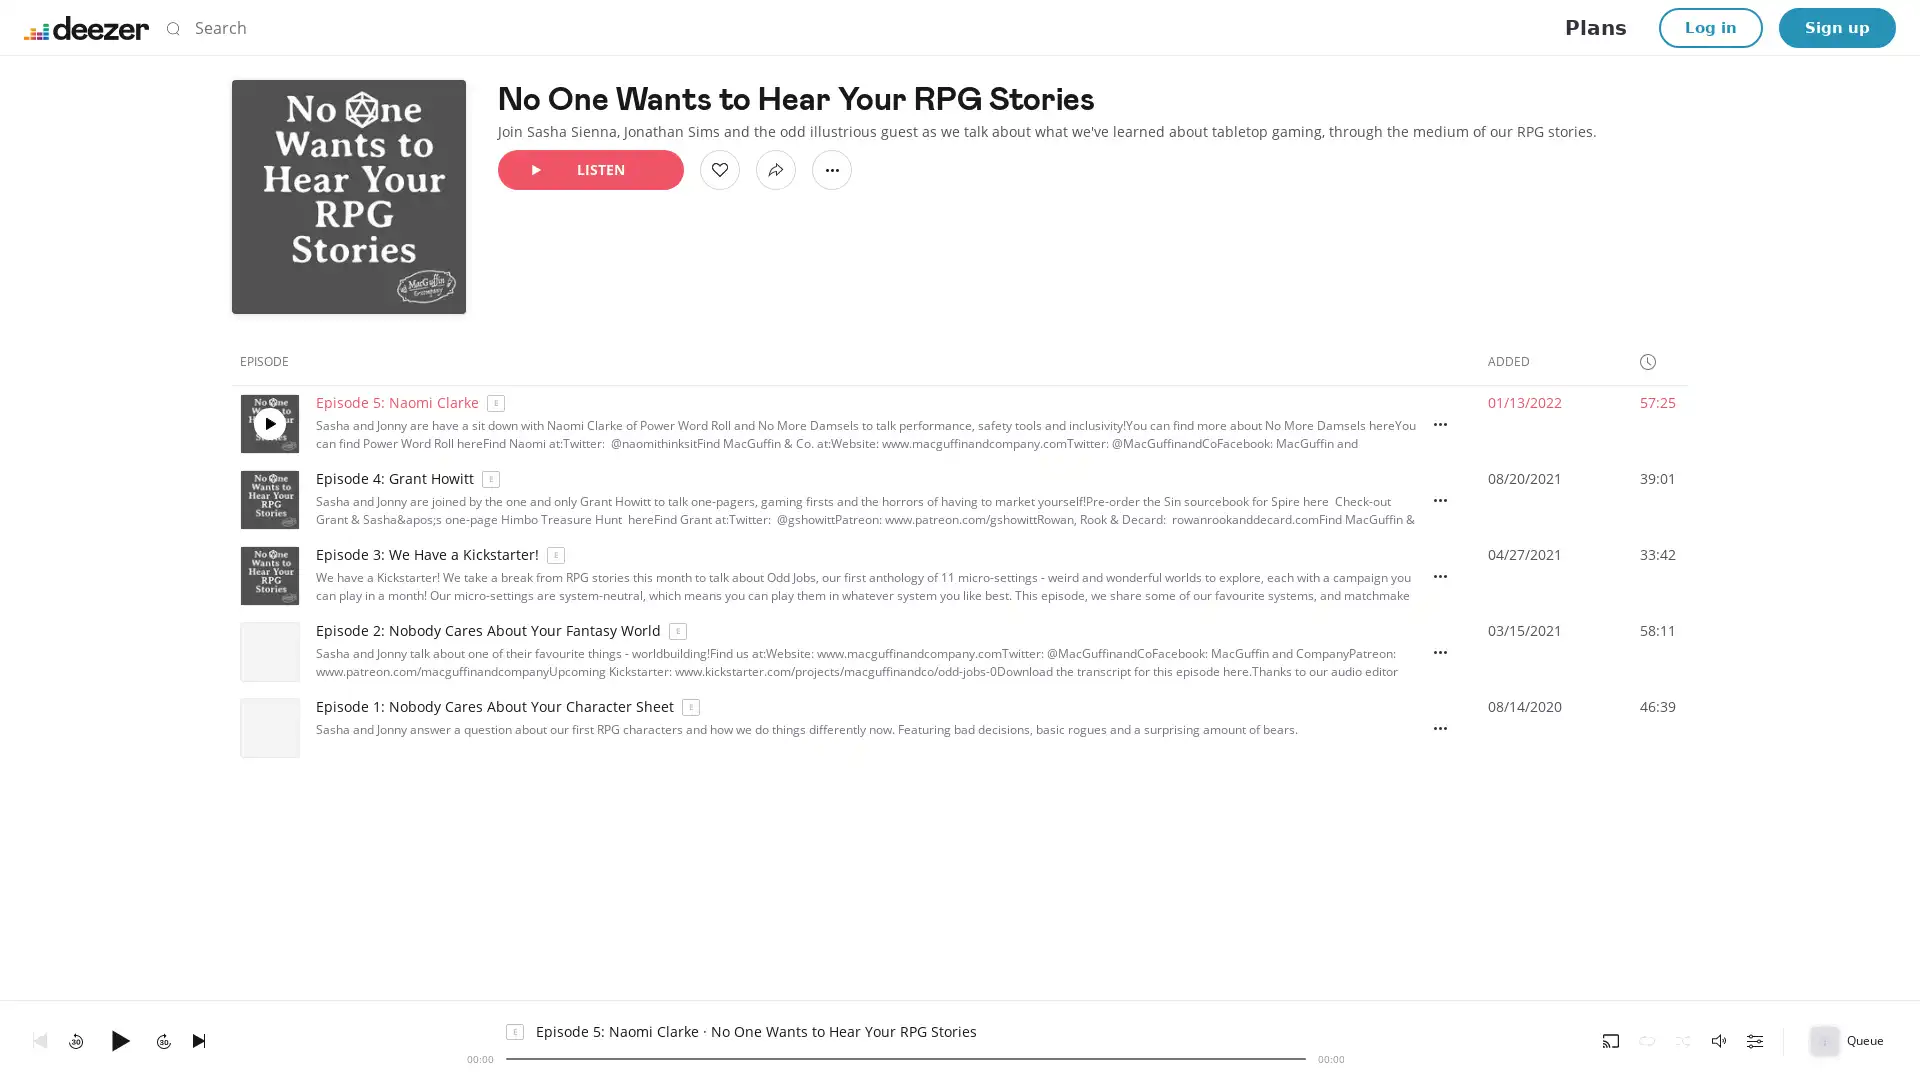  I want to click on Skip back 30 seconds, so click(76, 1039).